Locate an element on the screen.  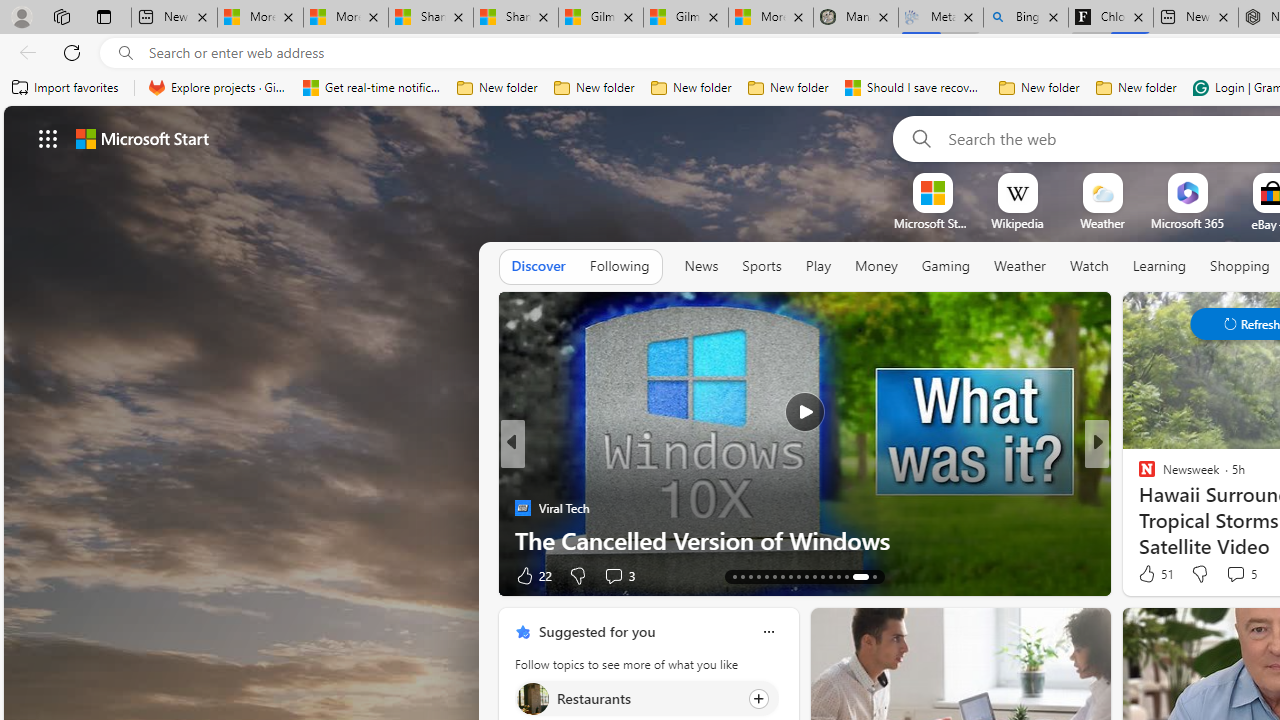
'AutomationID: tab-21' is located at coordinates (765, 577).